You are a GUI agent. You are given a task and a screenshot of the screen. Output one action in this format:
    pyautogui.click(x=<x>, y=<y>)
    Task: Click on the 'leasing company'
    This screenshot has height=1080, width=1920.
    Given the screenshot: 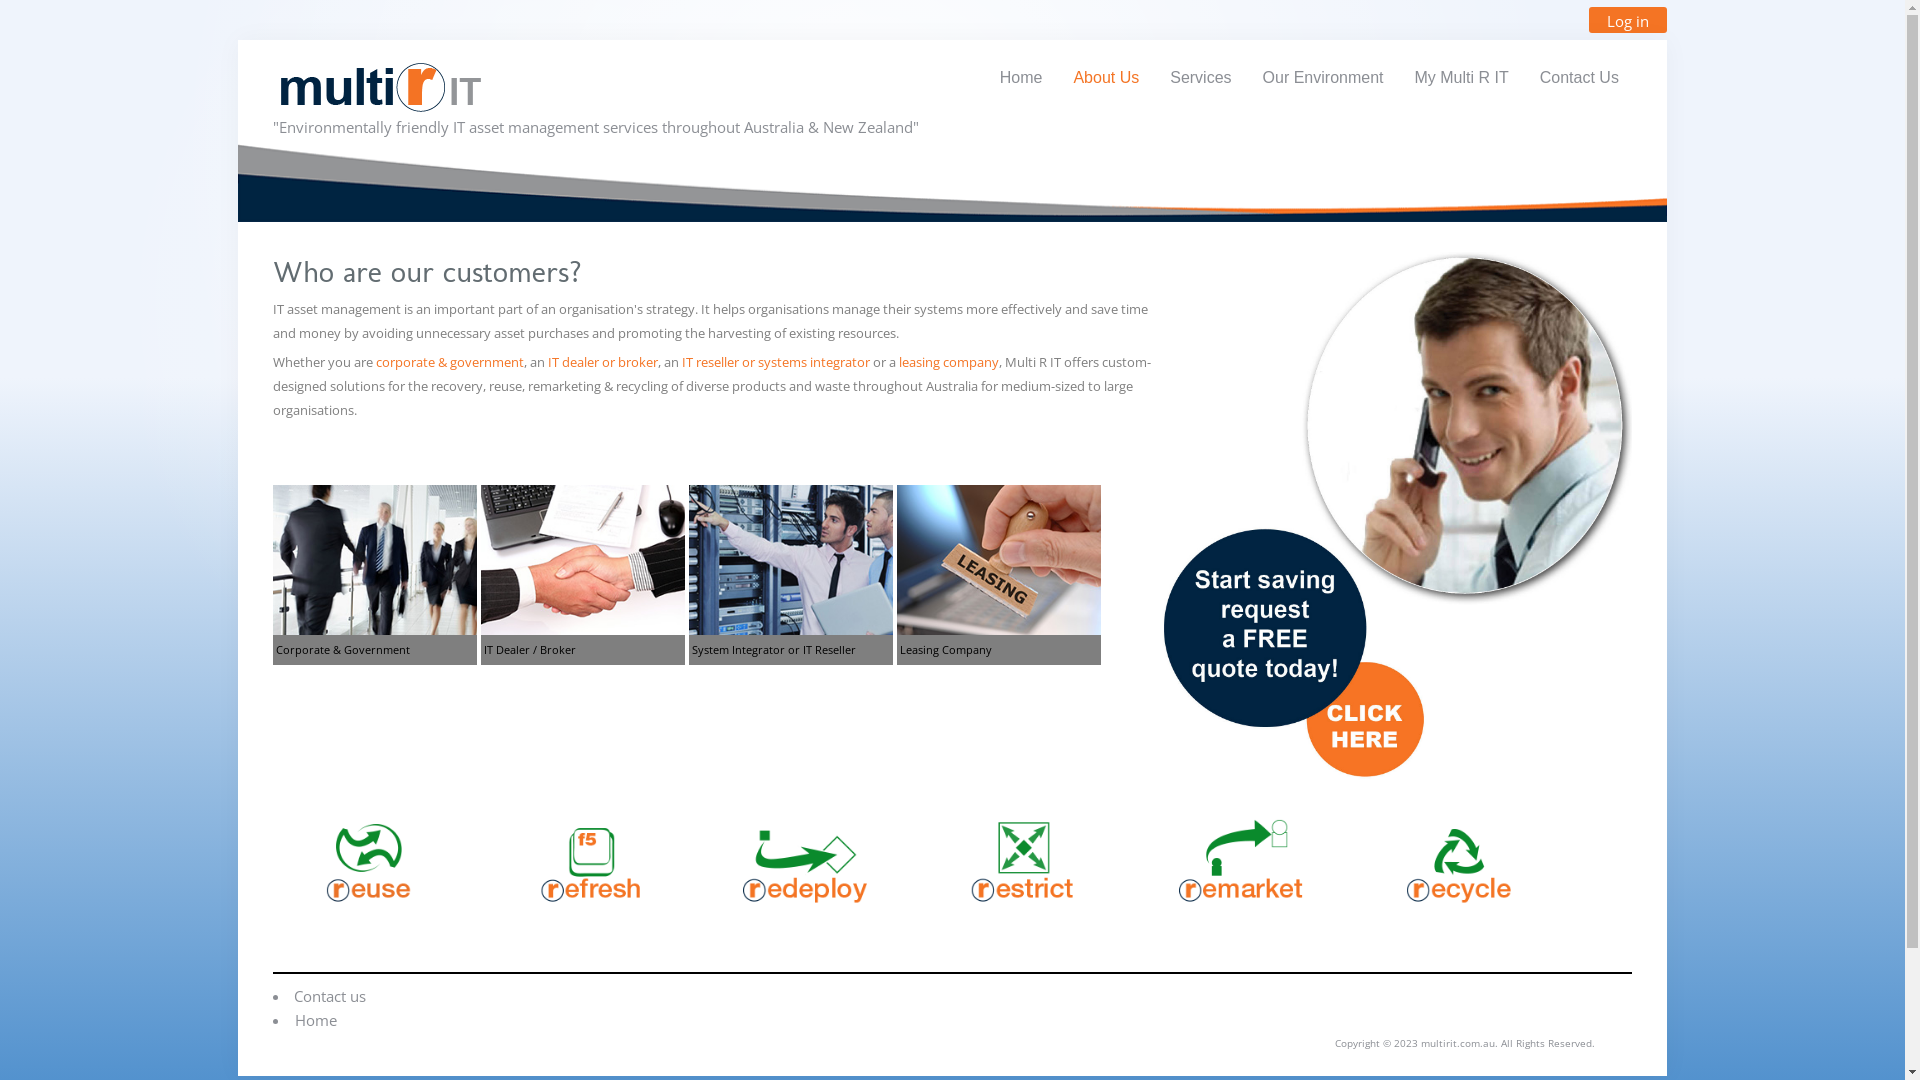 What is the action you would take?
    pyautogui.click(x=897, y=362)
    